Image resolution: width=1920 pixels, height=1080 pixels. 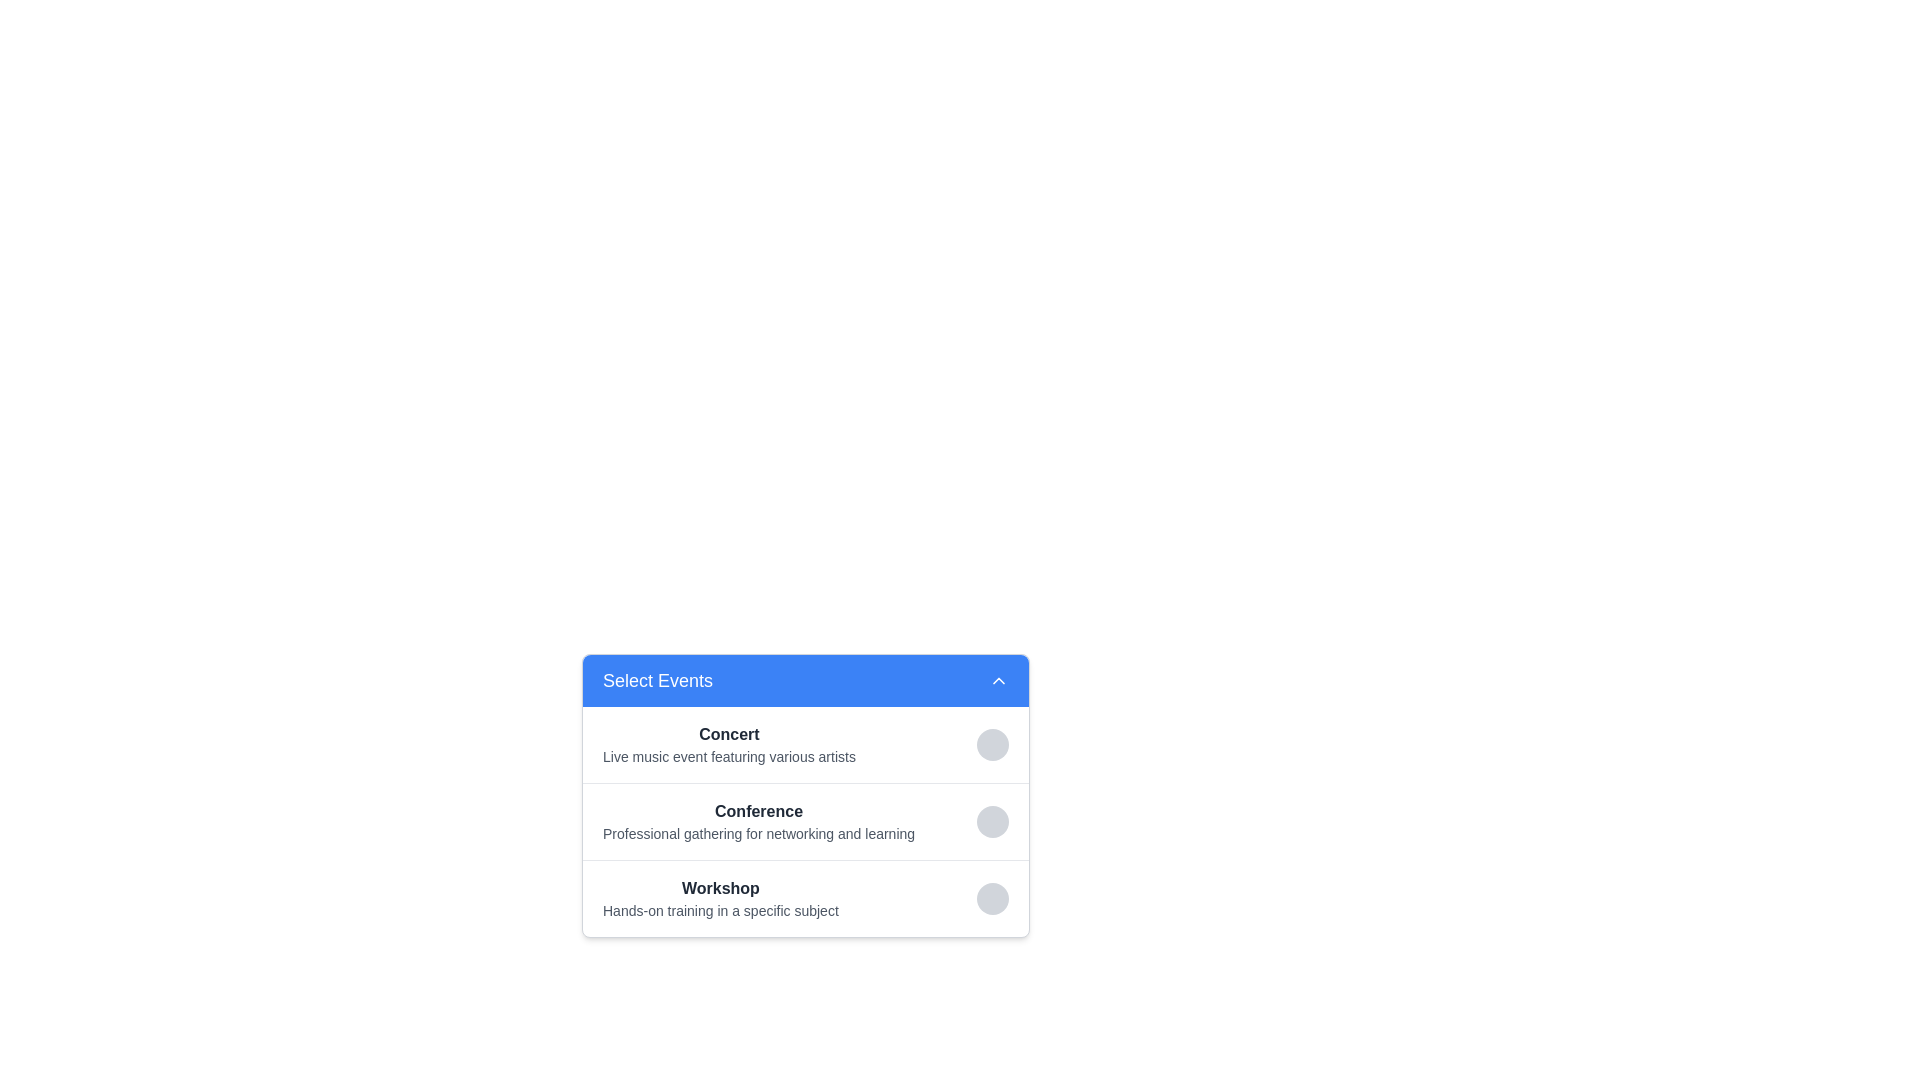 I want to click on the text label titled 'Workshop' which is the third item in the list under 'Select Events', featuring a bold dark gray title and a smaller lighter gray description beneath it, so click(x=720, y=897).